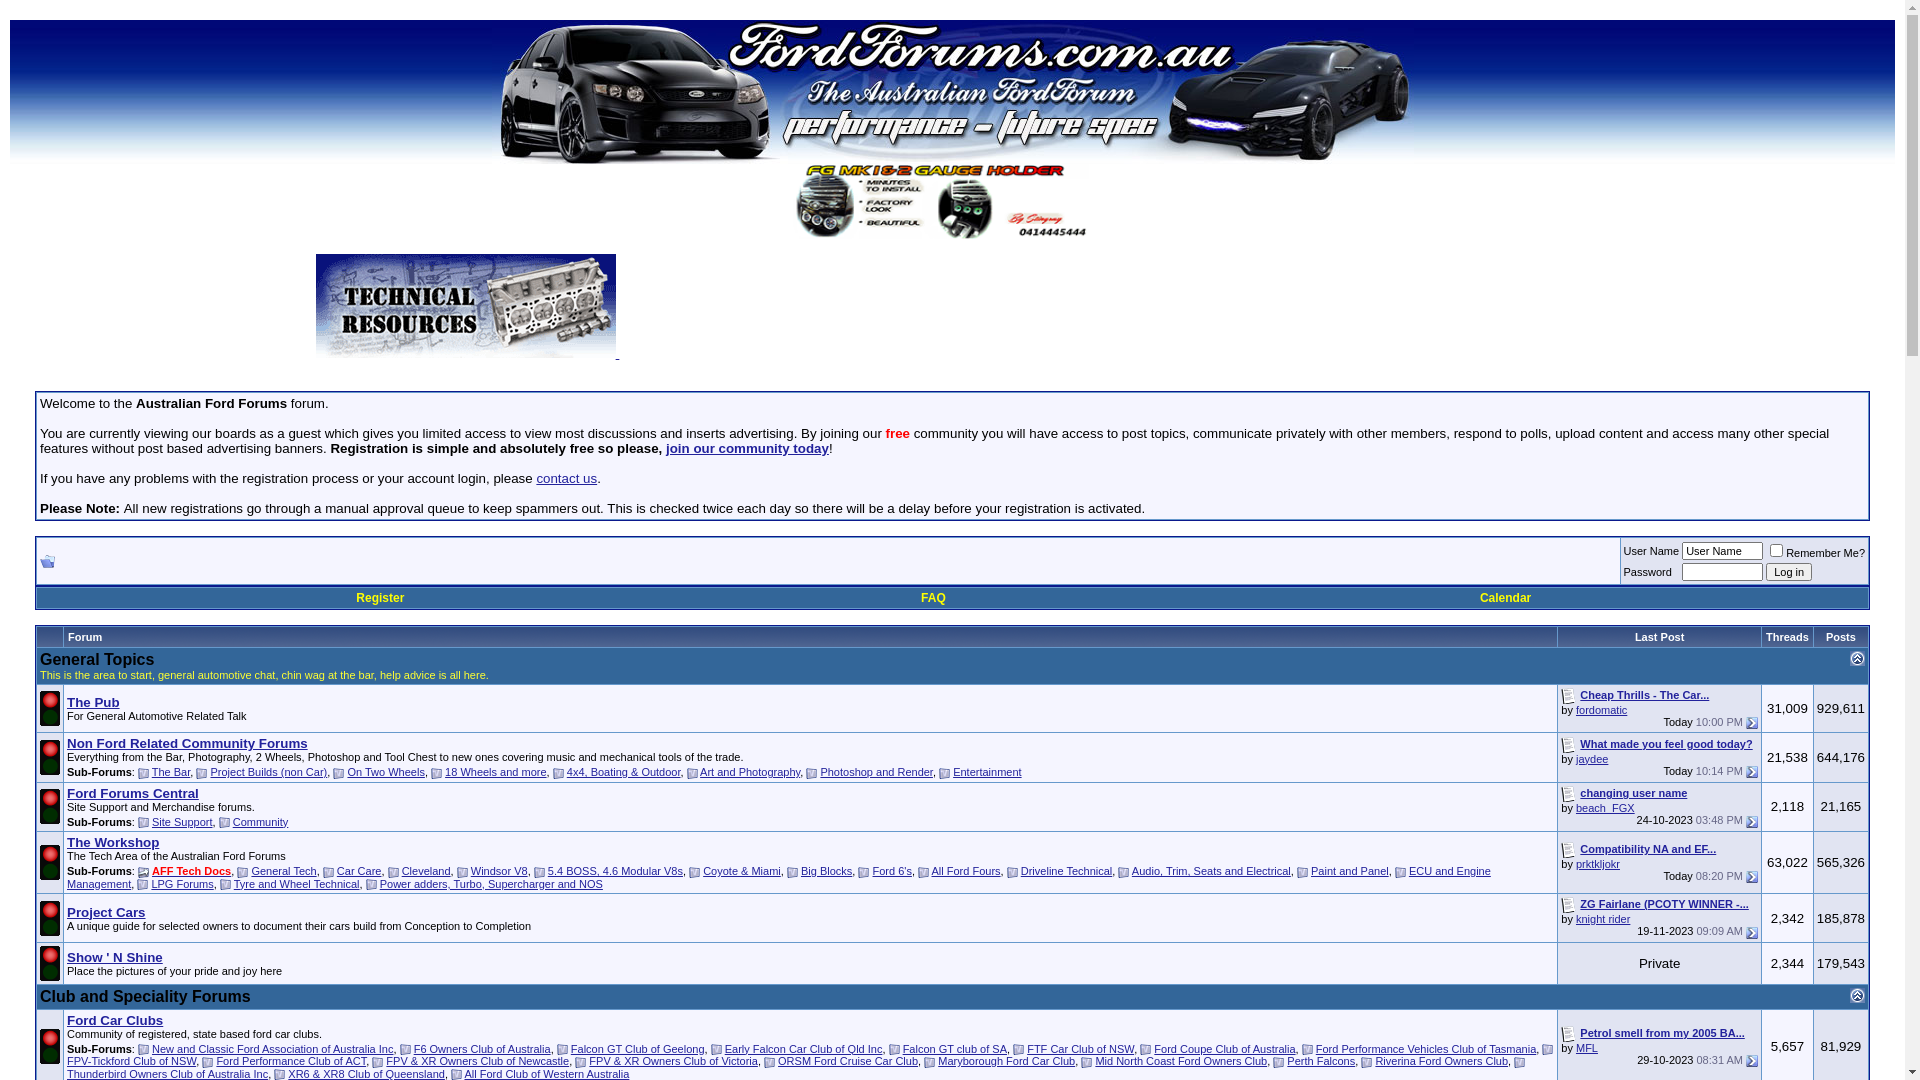 Image resolution: width=1920 pixels, height=1080 pixels. Describe the element at coordinates (92, 701) in the screenshot. I see `'The Pub'` at that location.